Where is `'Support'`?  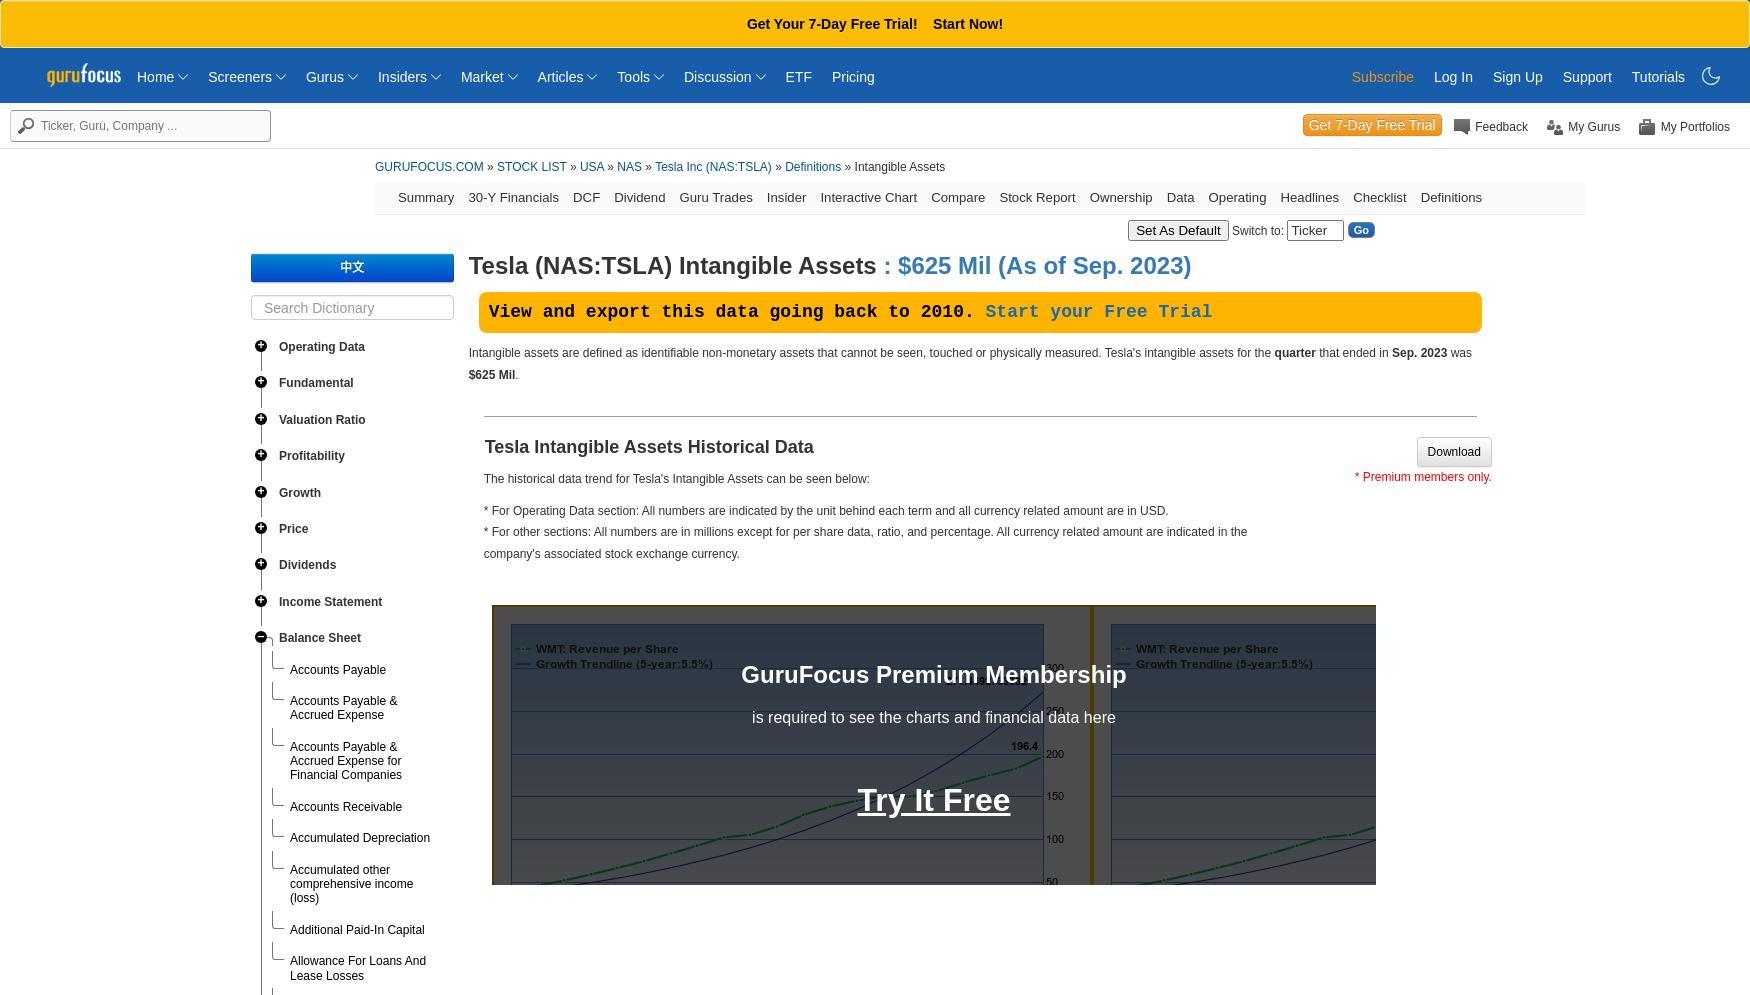
'Support' is located at coordinates (1586, 77).